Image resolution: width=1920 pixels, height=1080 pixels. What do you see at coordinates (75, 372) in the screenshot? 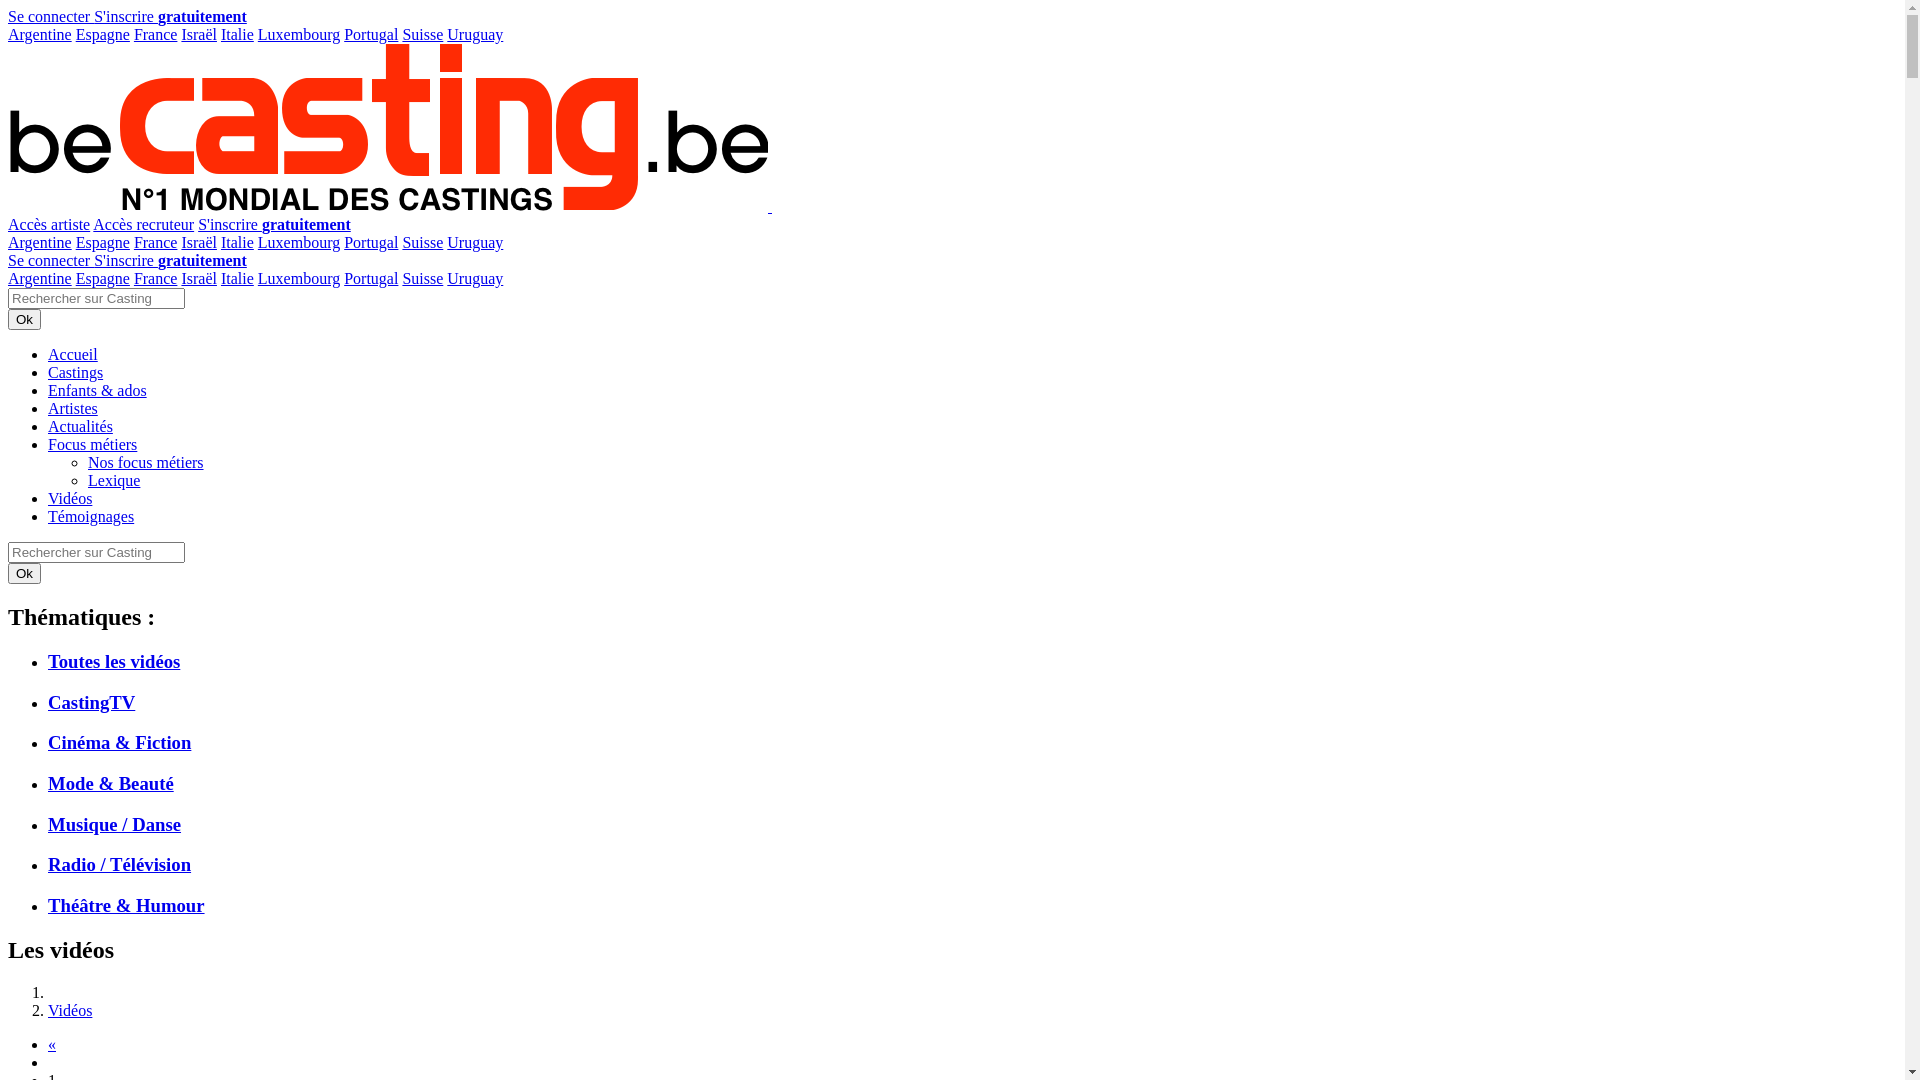
I see `'Castings'` at bounding box center [75, 372].